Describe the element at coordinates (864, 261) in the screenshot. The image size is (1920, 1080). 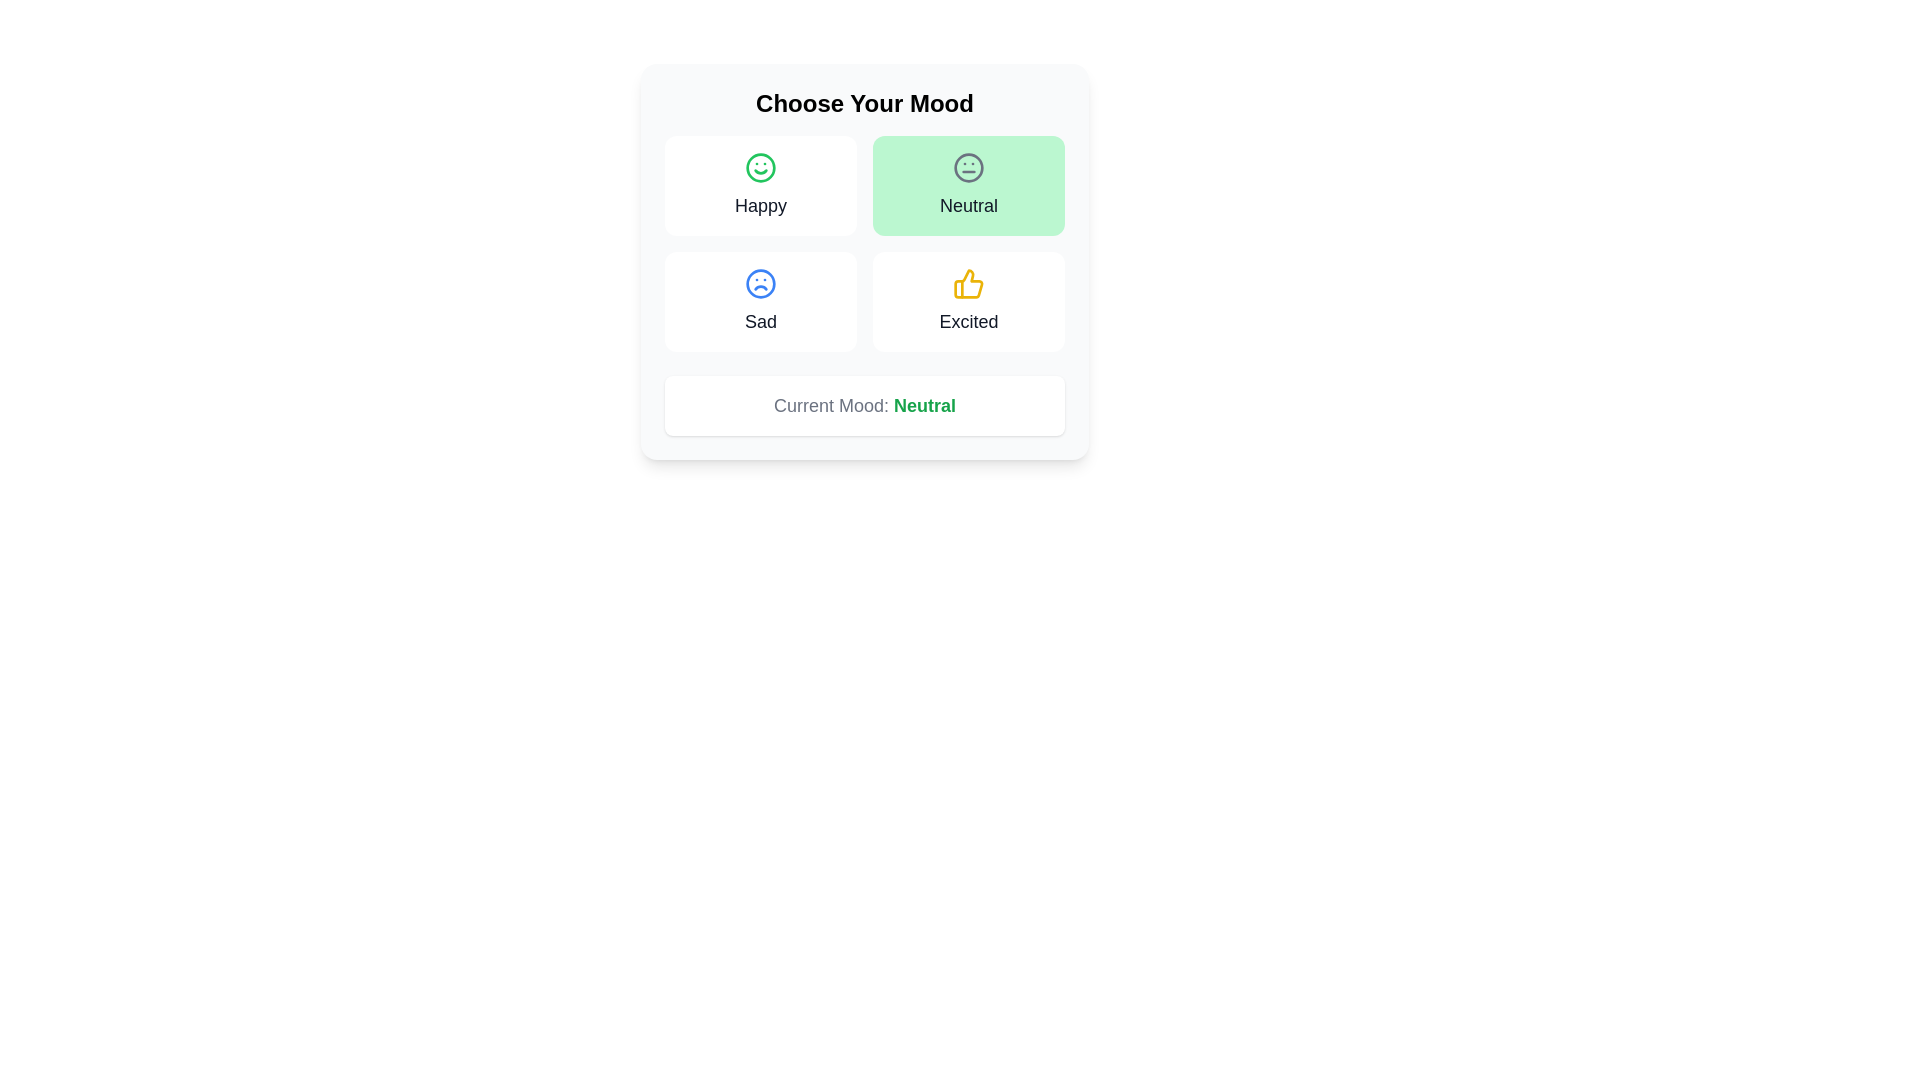
I see `the mood option within the 'Choose Your Mood' card element` at that location.